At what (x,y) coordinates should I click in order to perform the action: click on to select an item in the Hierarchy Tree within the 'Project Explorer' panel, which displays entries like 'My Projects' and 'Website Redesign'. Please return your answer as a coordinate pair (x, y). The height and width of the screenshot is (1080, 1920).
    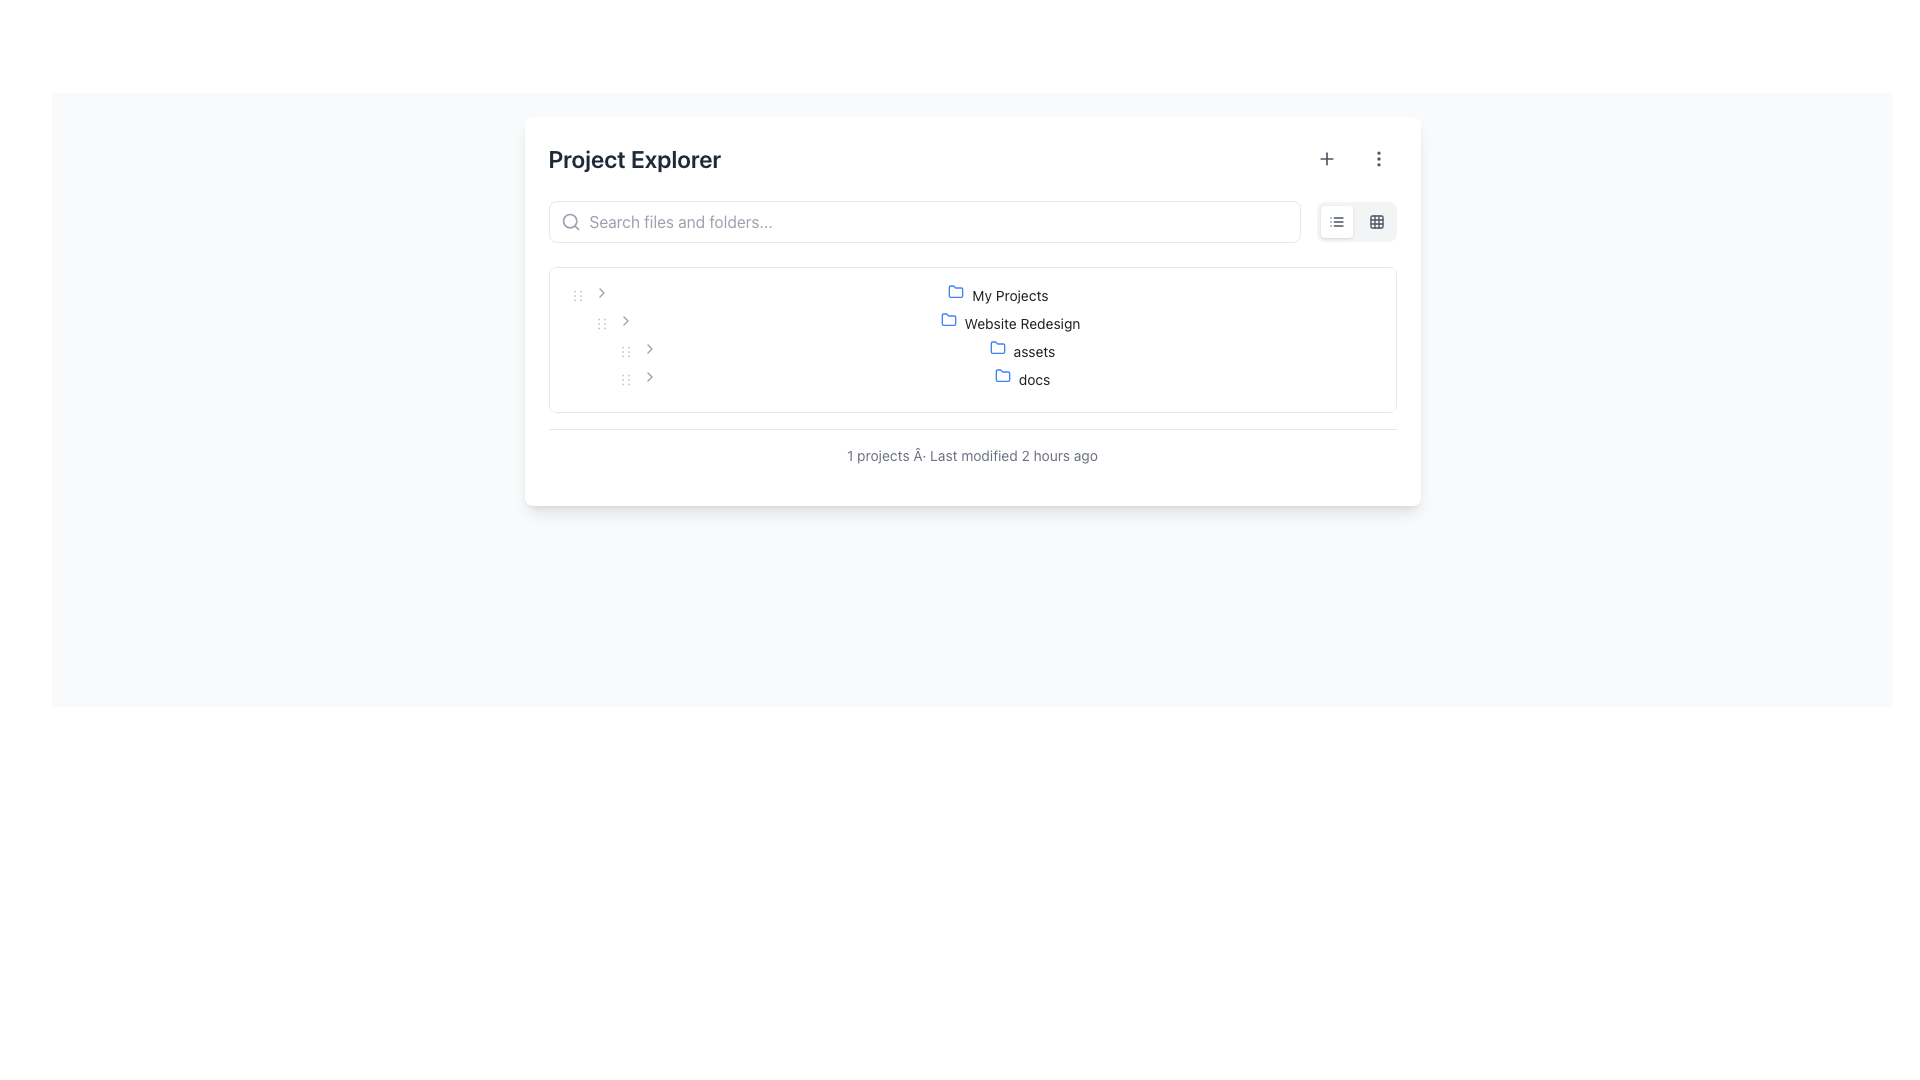
    Looking at the image, I should click on (972, 338).